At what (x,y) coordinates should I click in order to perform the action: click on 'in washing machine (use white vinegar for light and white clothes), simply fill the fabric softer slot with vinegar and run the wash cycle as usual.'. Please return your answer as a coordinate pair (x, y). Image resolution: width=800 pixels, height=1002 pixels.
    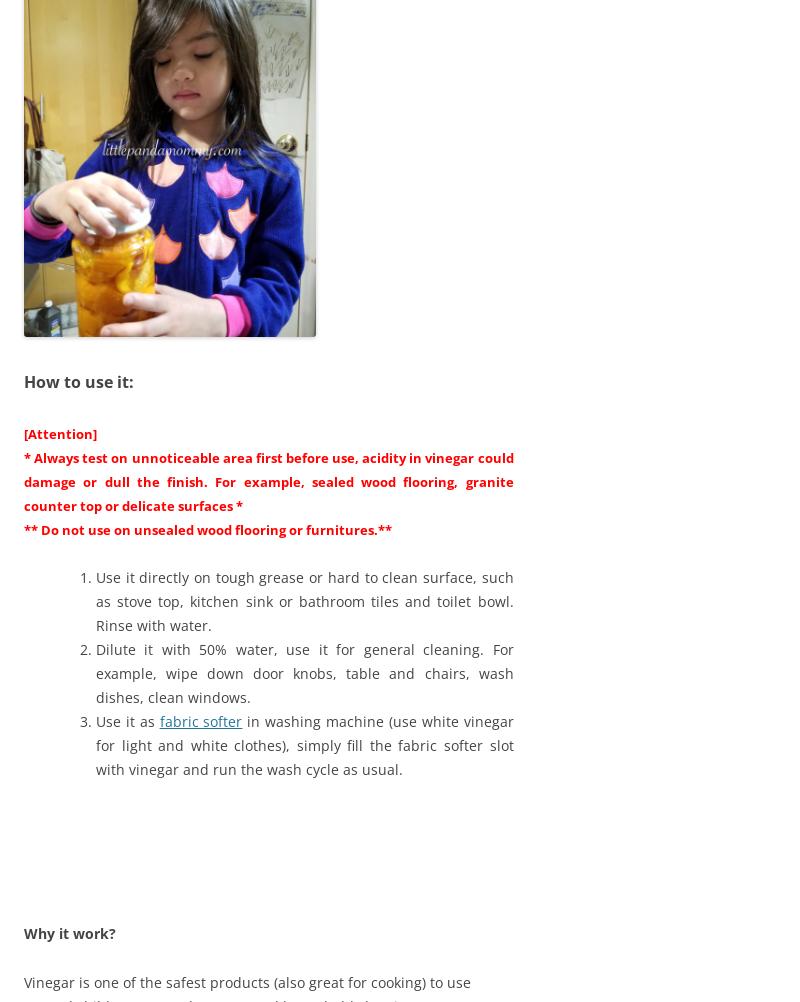
    Looking at the image, I should click on (96, 744).